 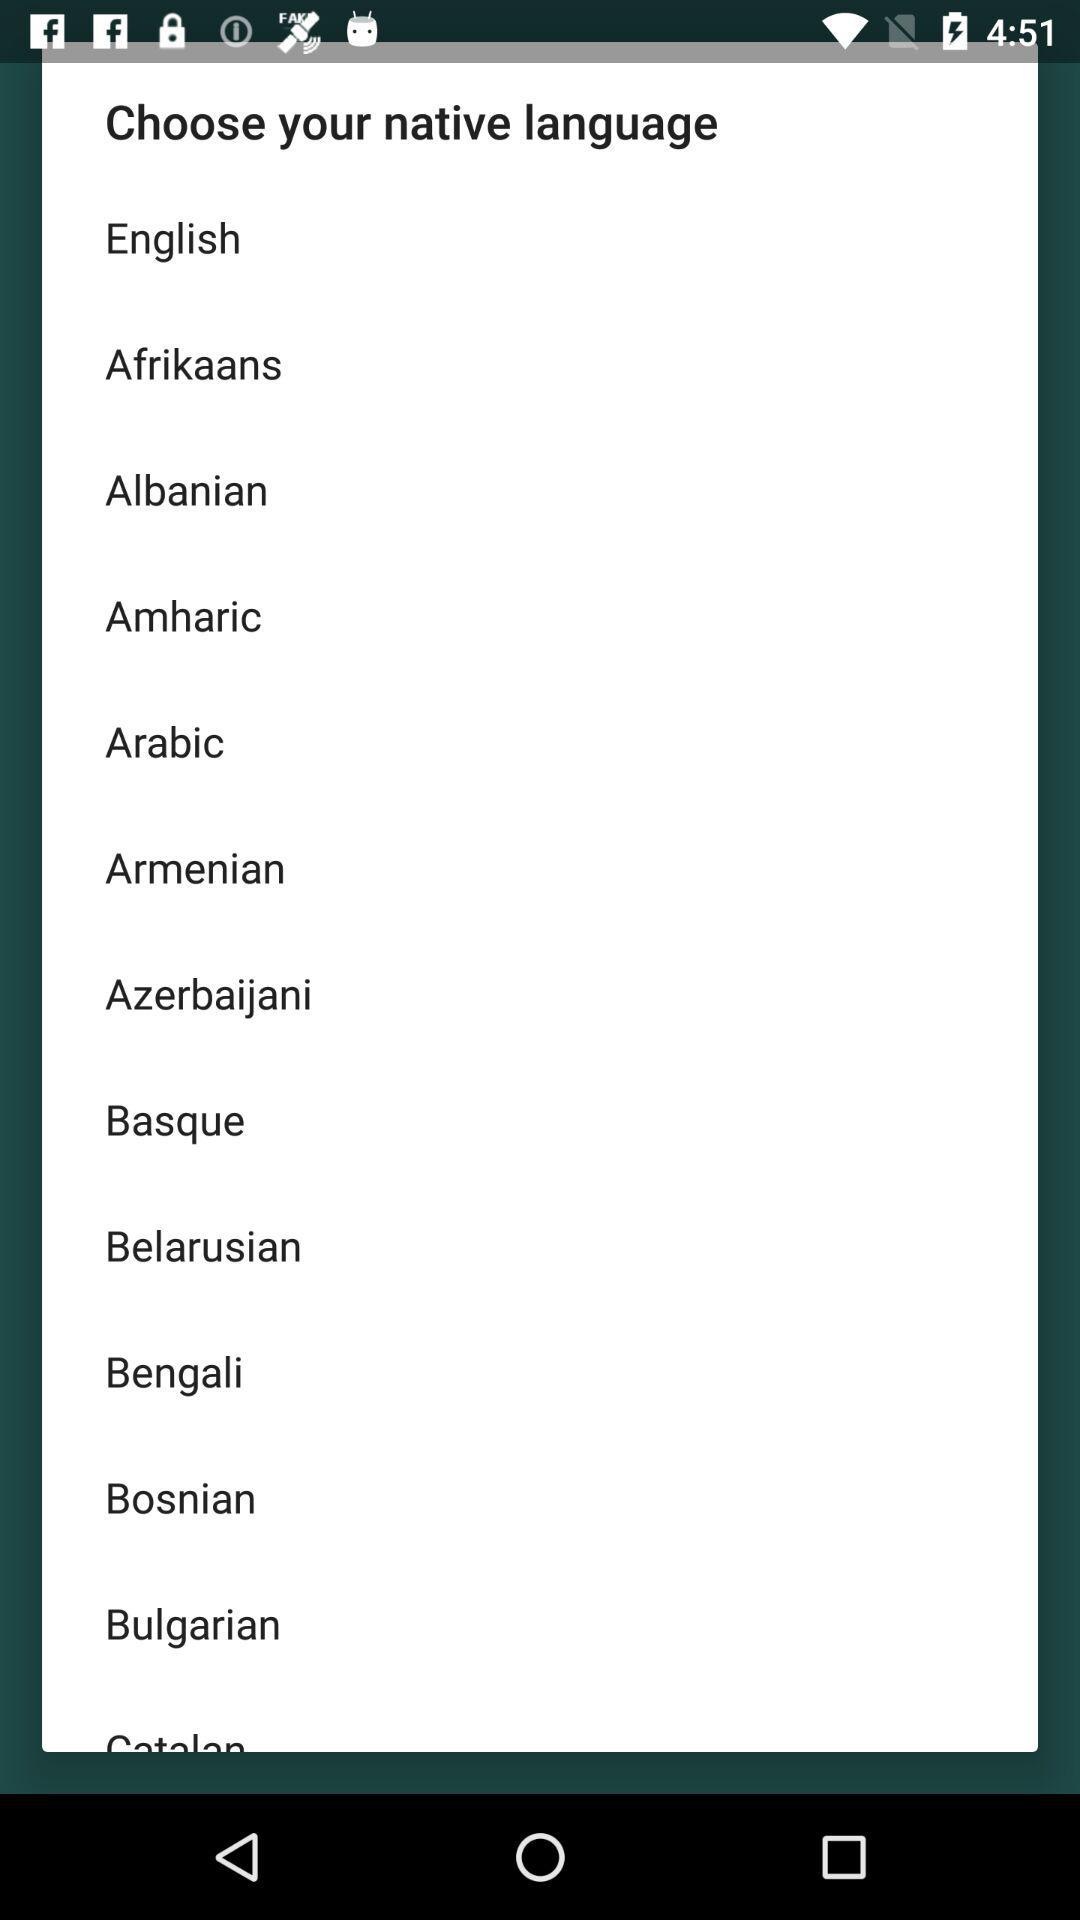 I want to click on the azerbaijani item, so click(x=540, y=993).